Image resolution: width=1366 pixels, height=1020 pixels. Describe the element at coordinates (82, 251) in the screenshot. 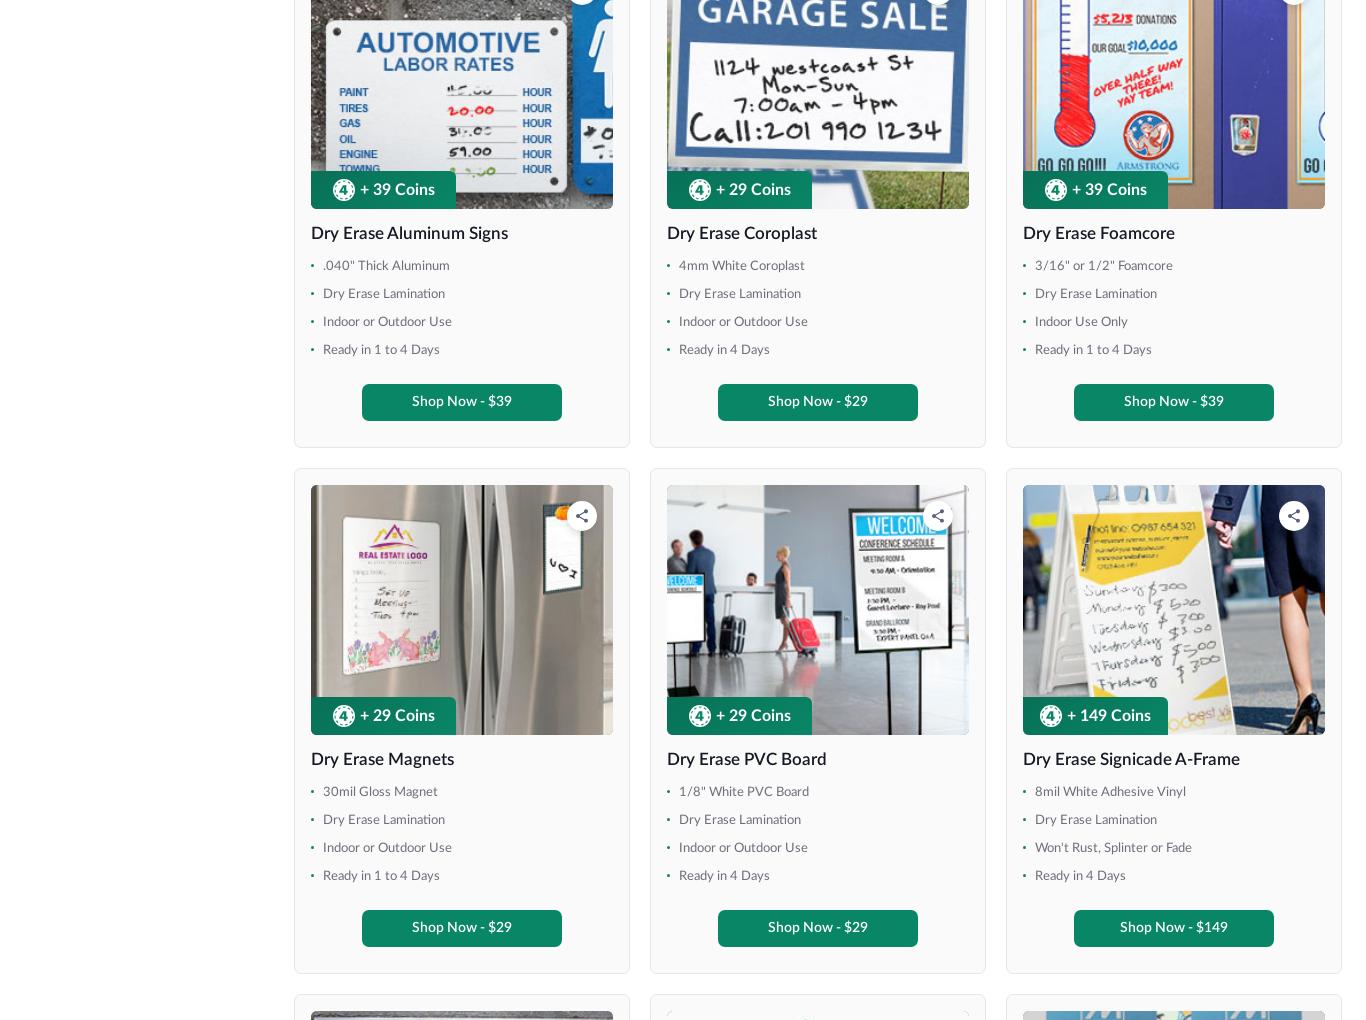

I see `'36" x 72"'` at that location.